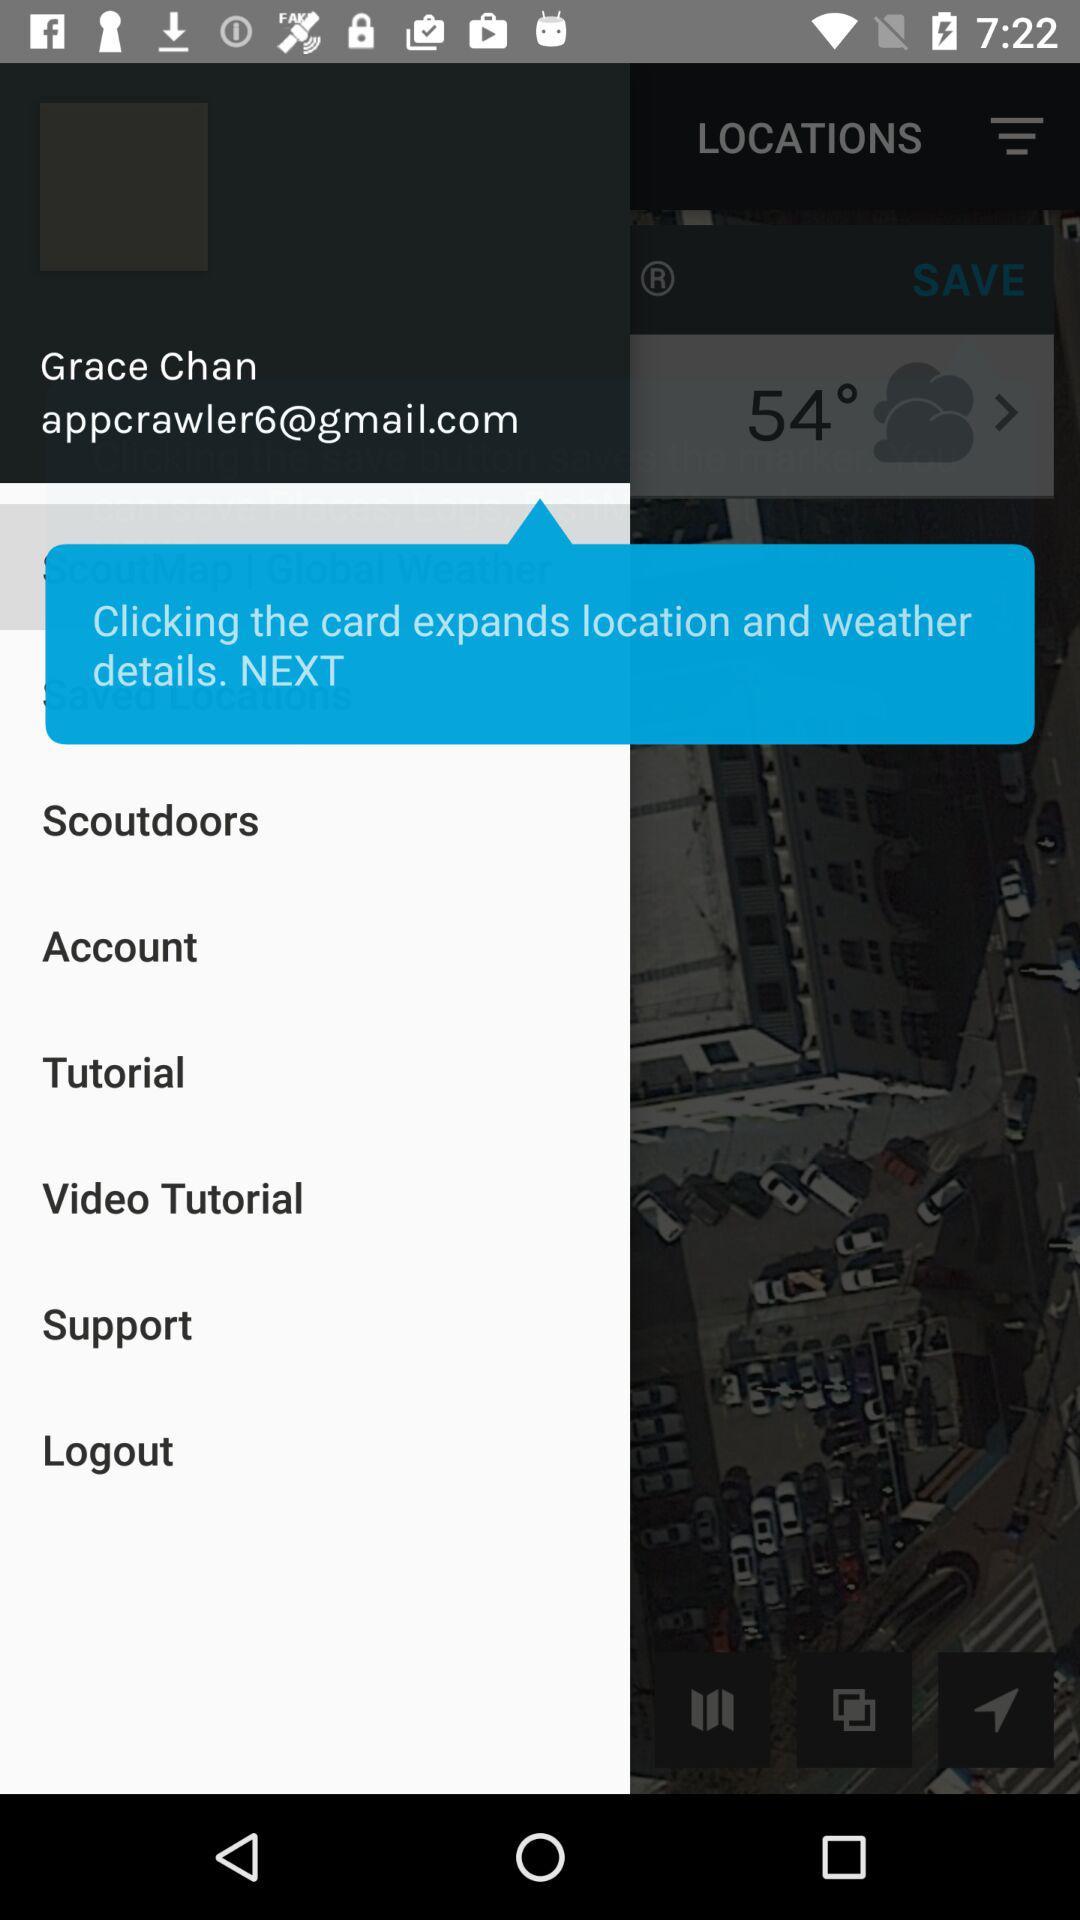  I want to click on the sliders icon, so click(711, 1708).